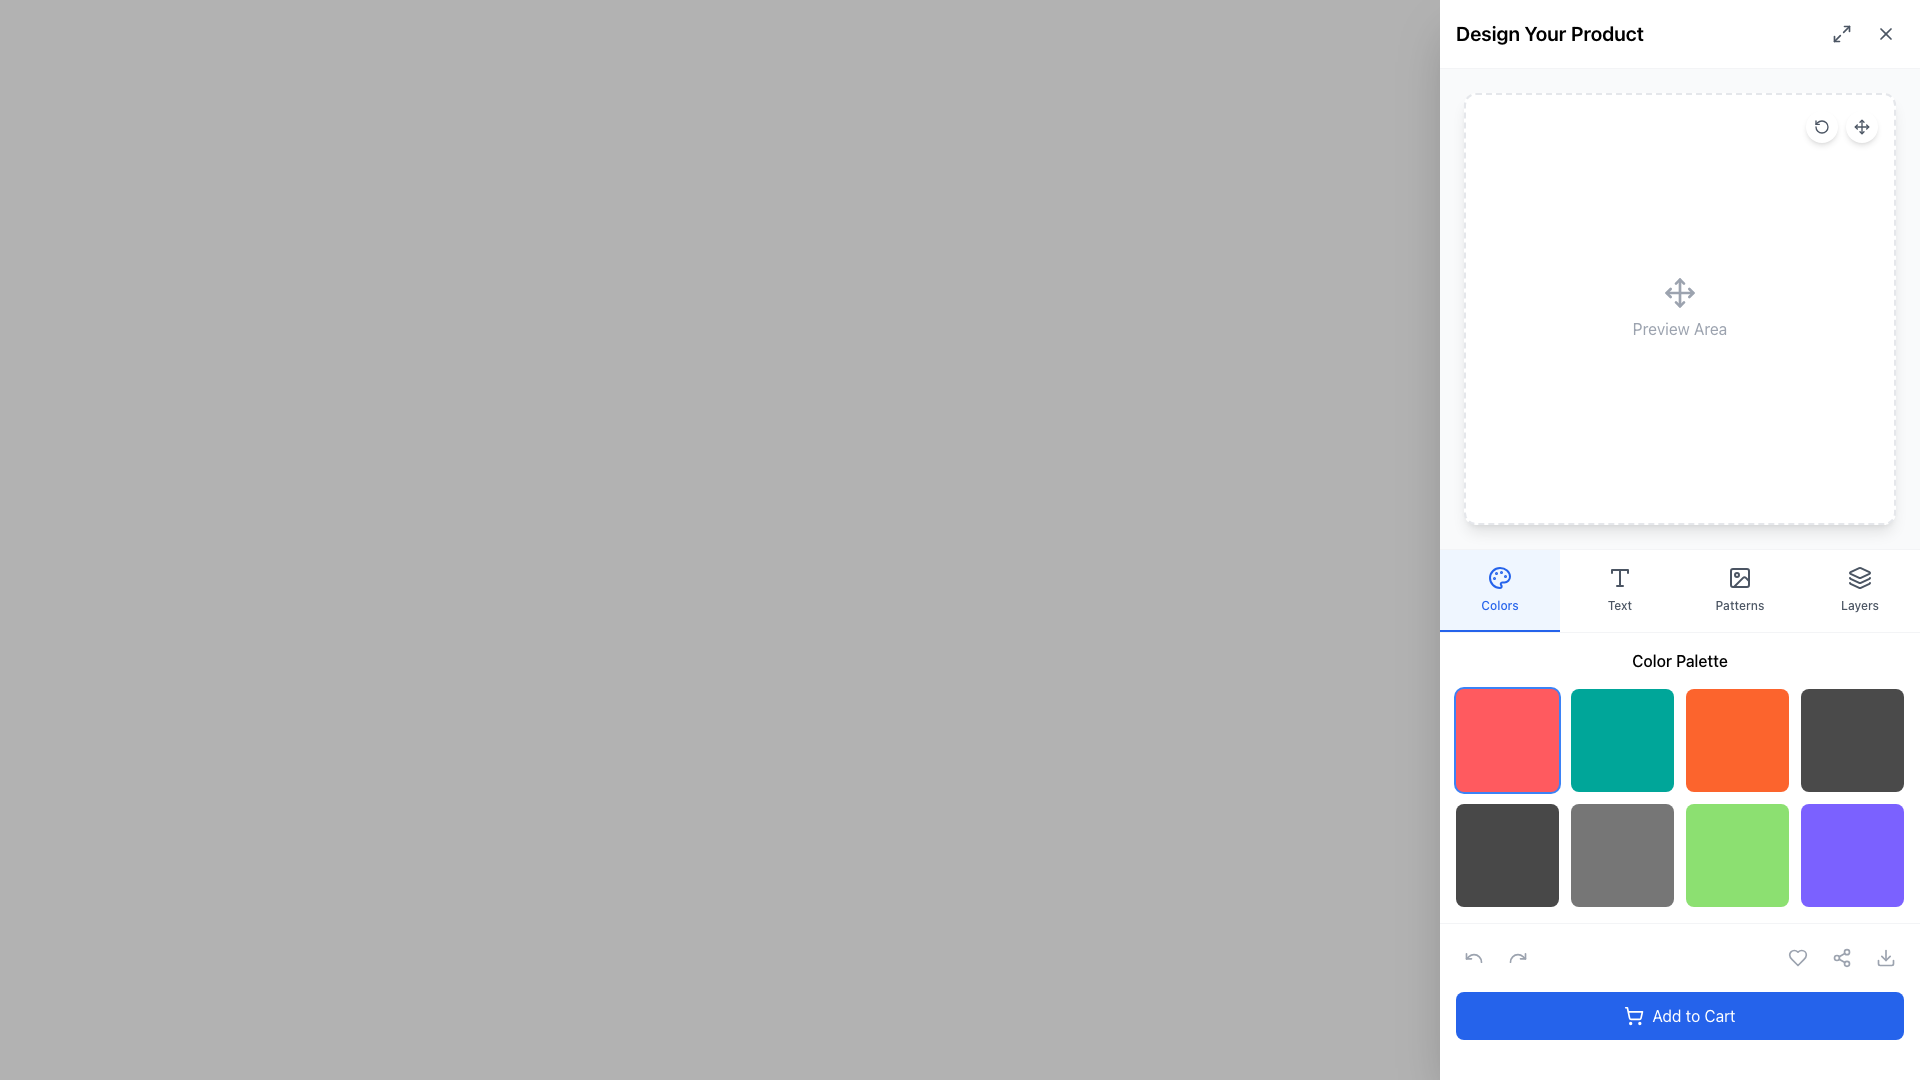 This screenshot has height=1080, width=1920. I want to click on the download icon button located at the bottom right corner of the interface to initiate the download, so click(1885, 956).